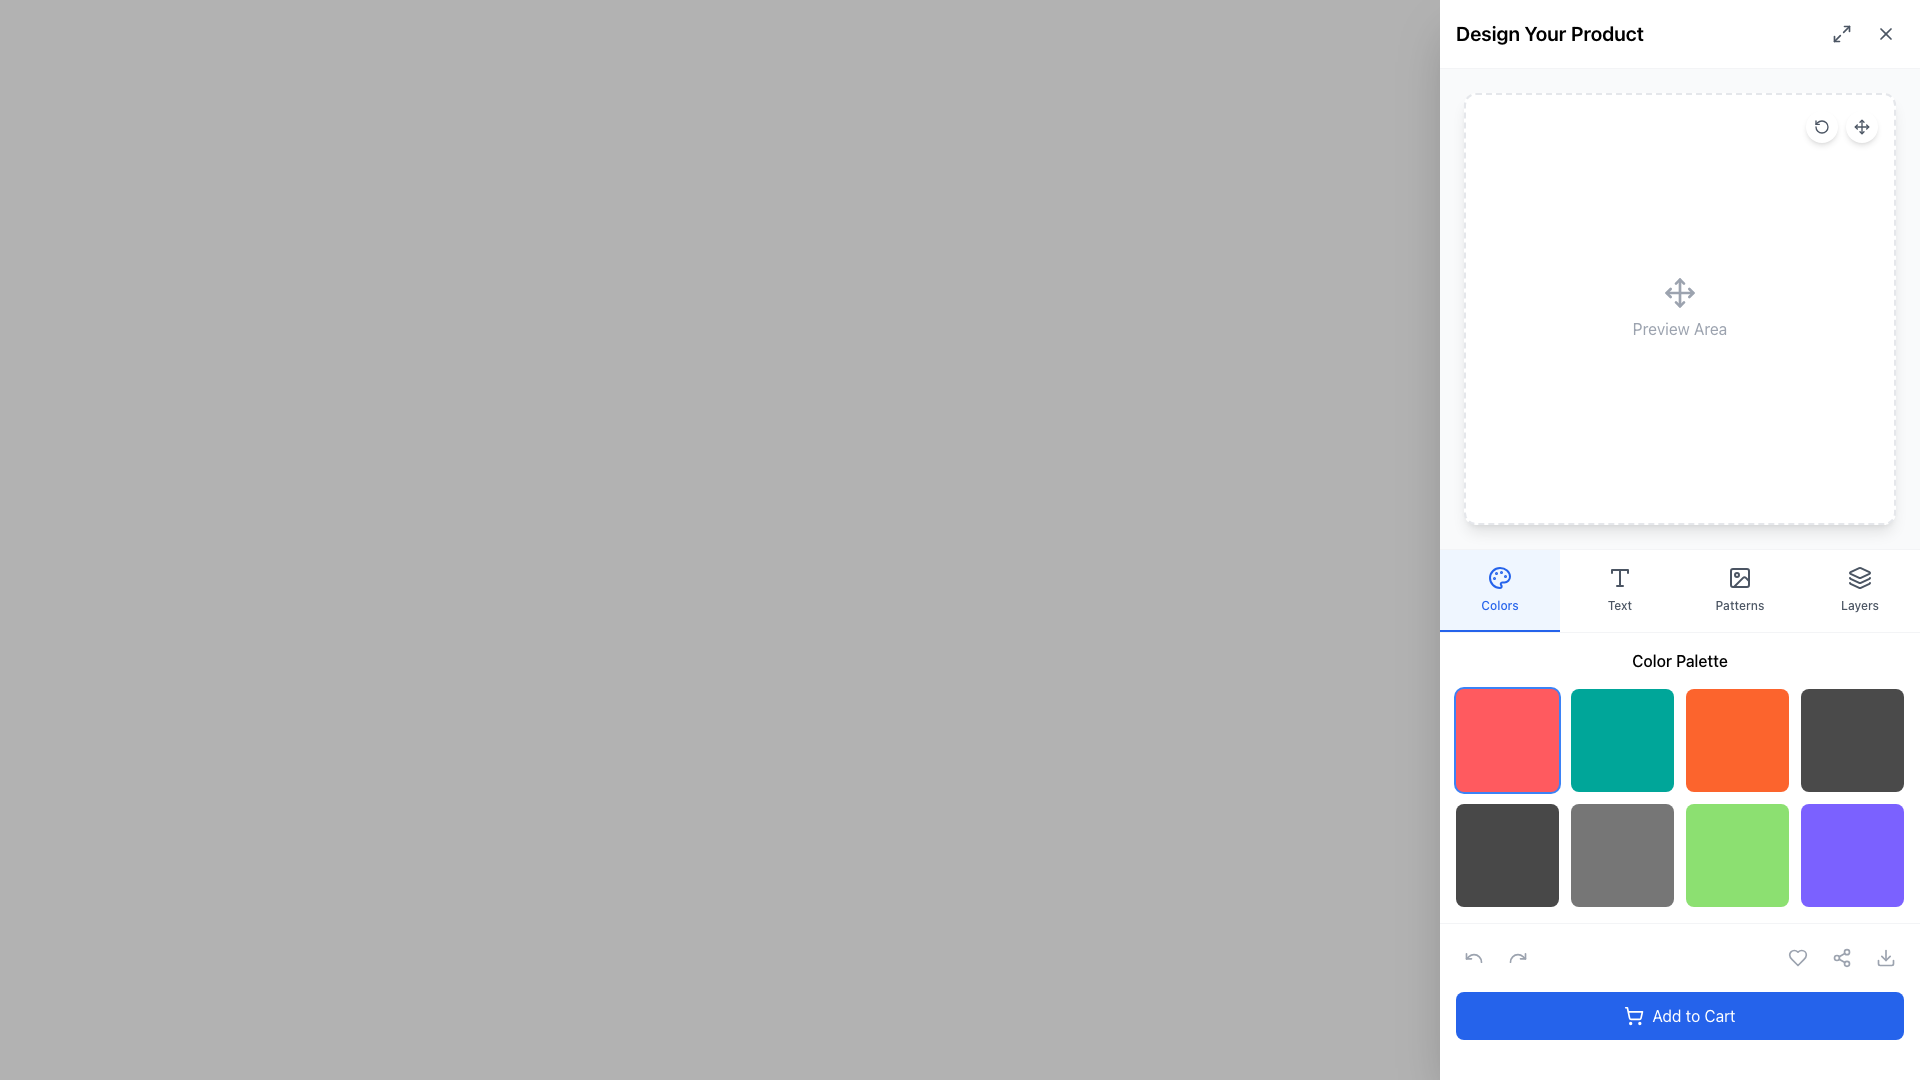 This screenshot has height=1080, width=1920. I want to click on the download icon button located at the bottom right corner of the interface to initiate the download, so click(1885, 956).